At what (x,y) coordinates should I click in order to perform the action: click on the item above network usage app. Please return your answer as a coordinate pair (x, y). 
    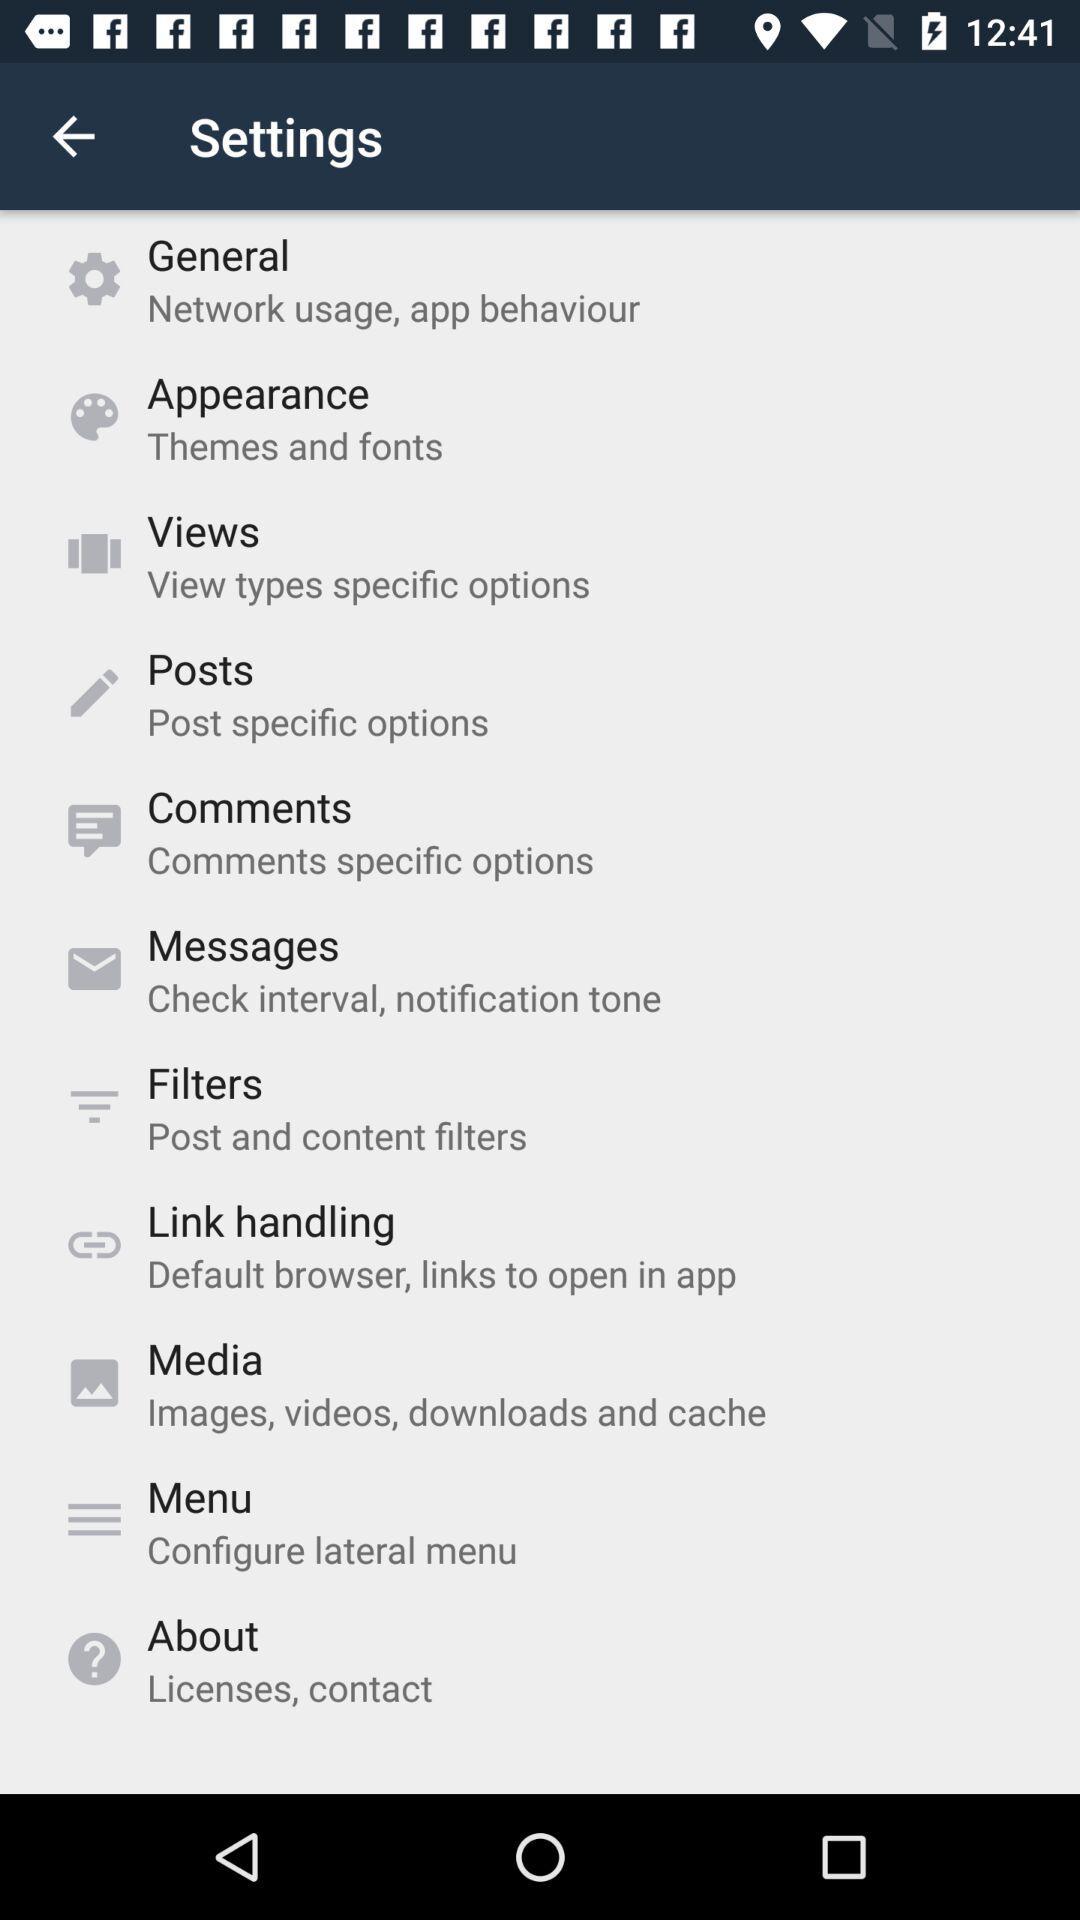
    Looking at the image, I should click on (218, 253).